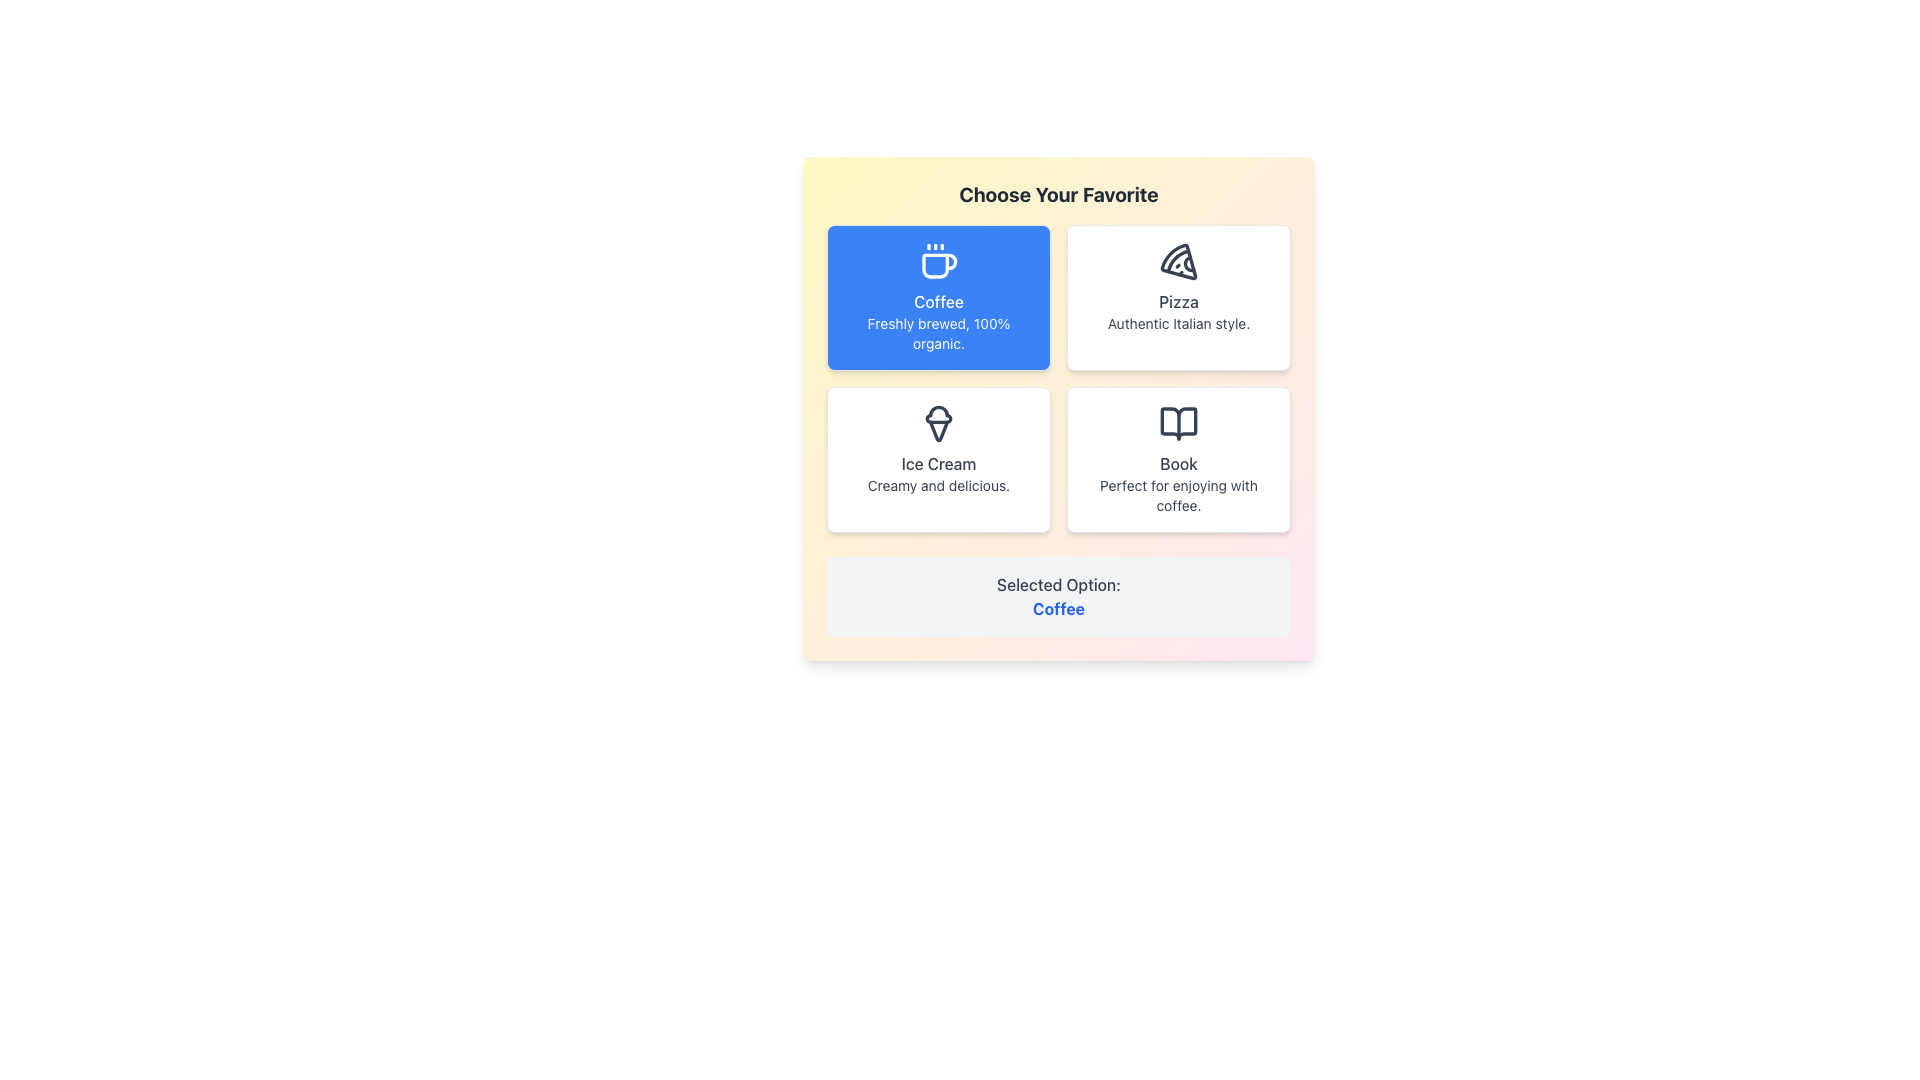 The width and height of the screenshot is (1920, 1080). Describe the element at coordinates (1179, 301) in the screenshot. I see `text displayed in the 'Pizza' text label, which is positioned below a pizza icon and above the text 'Authentic Italian style.'` at that location.